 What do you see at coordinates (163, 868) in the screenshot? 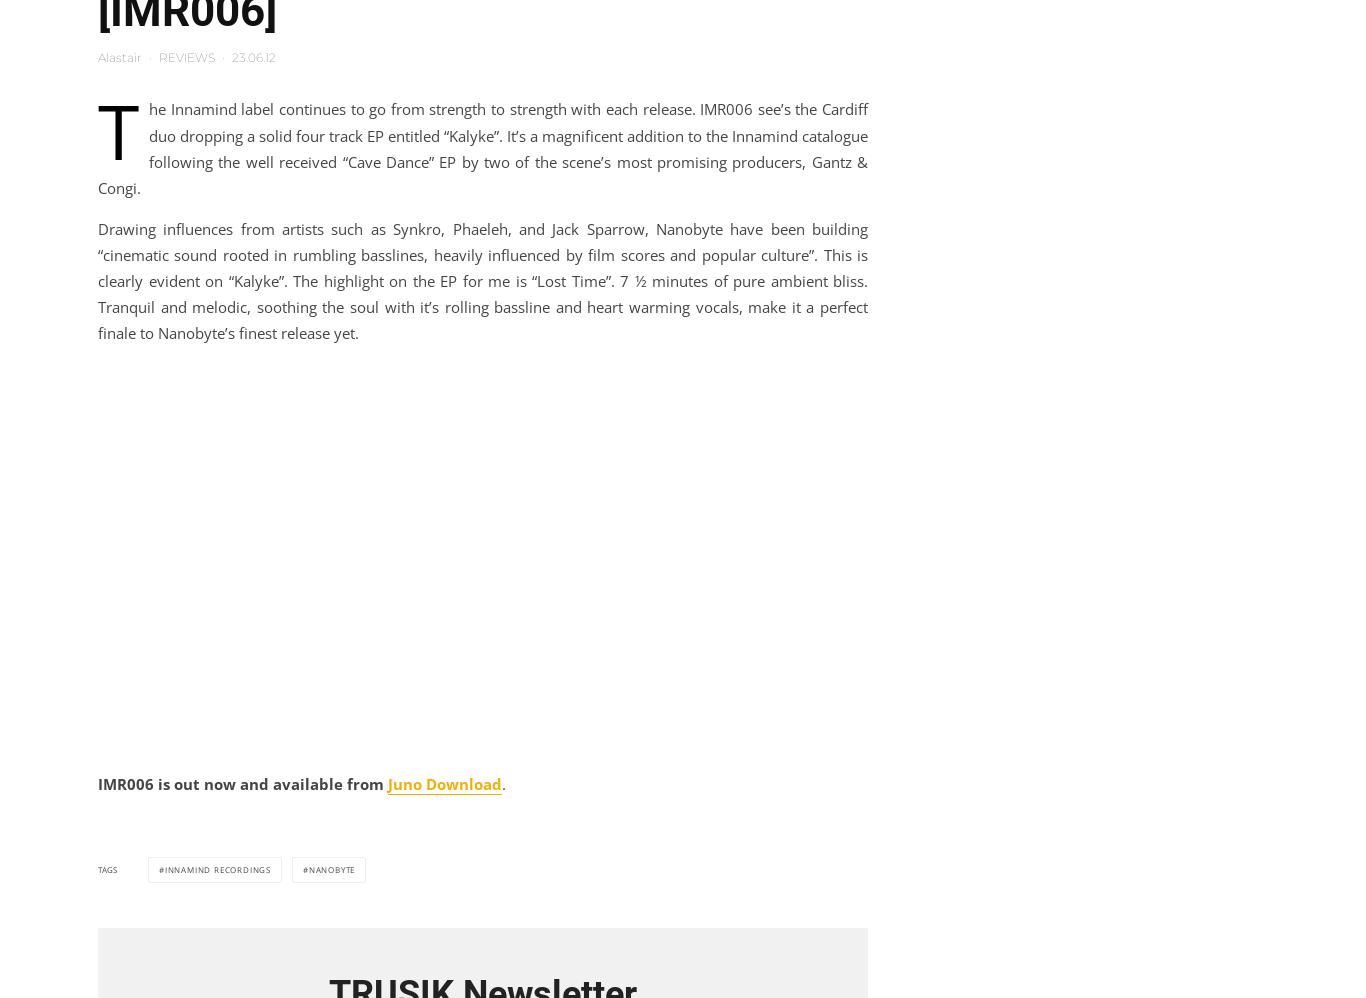
I see `'innamind recordings'` at bounding box center [163, 868].